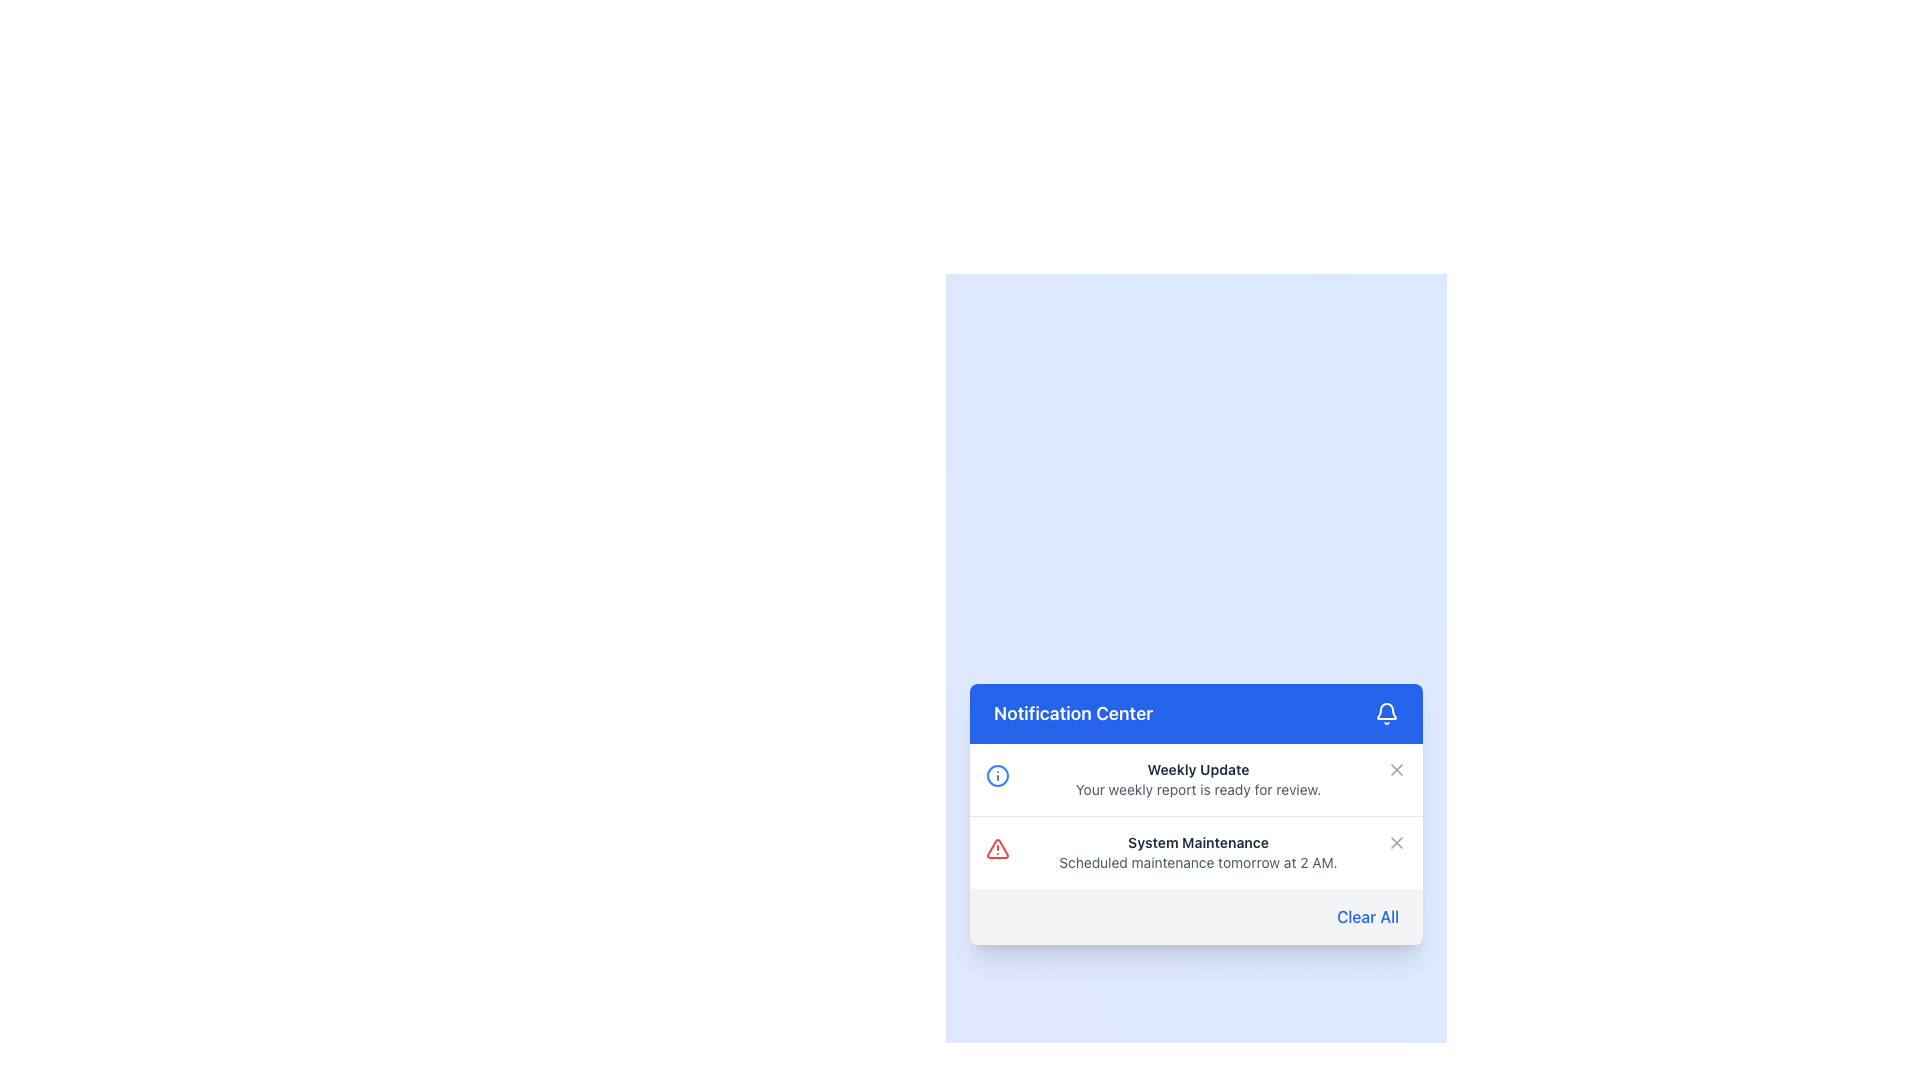 The image size is (1920, 1080). What do you see at coordinates (1395, 767) in the screenshot?
I see `the dismiss button located to the right of the text 'Weekly UpdateYour weekly report is ready for review.'` at bounding box center [1395, 767].